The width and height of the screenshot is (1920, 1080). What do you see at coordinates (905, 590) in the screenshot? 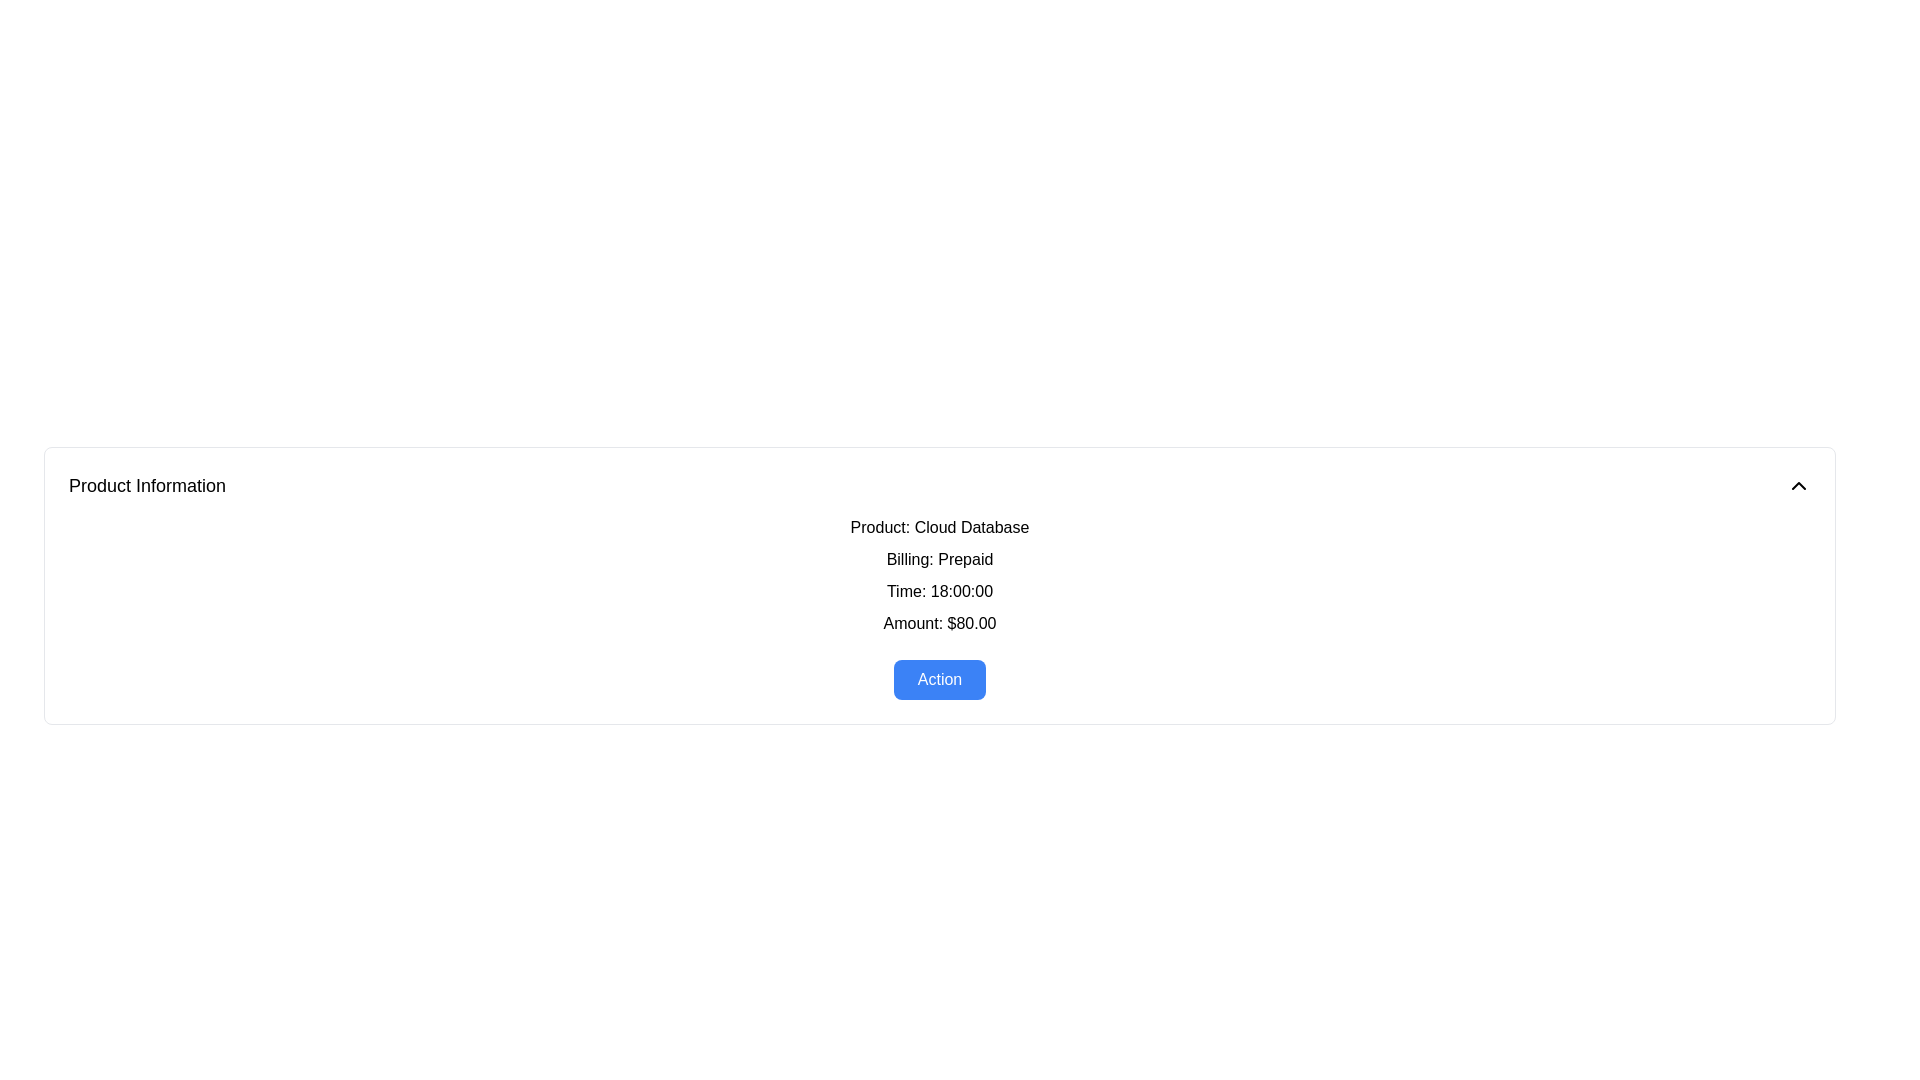
I see `the textual label reading 'Time:' which is located in the 'Product Information' section, positioned to the left of the time value '18:00:00'` at bounding box center [905, 590].